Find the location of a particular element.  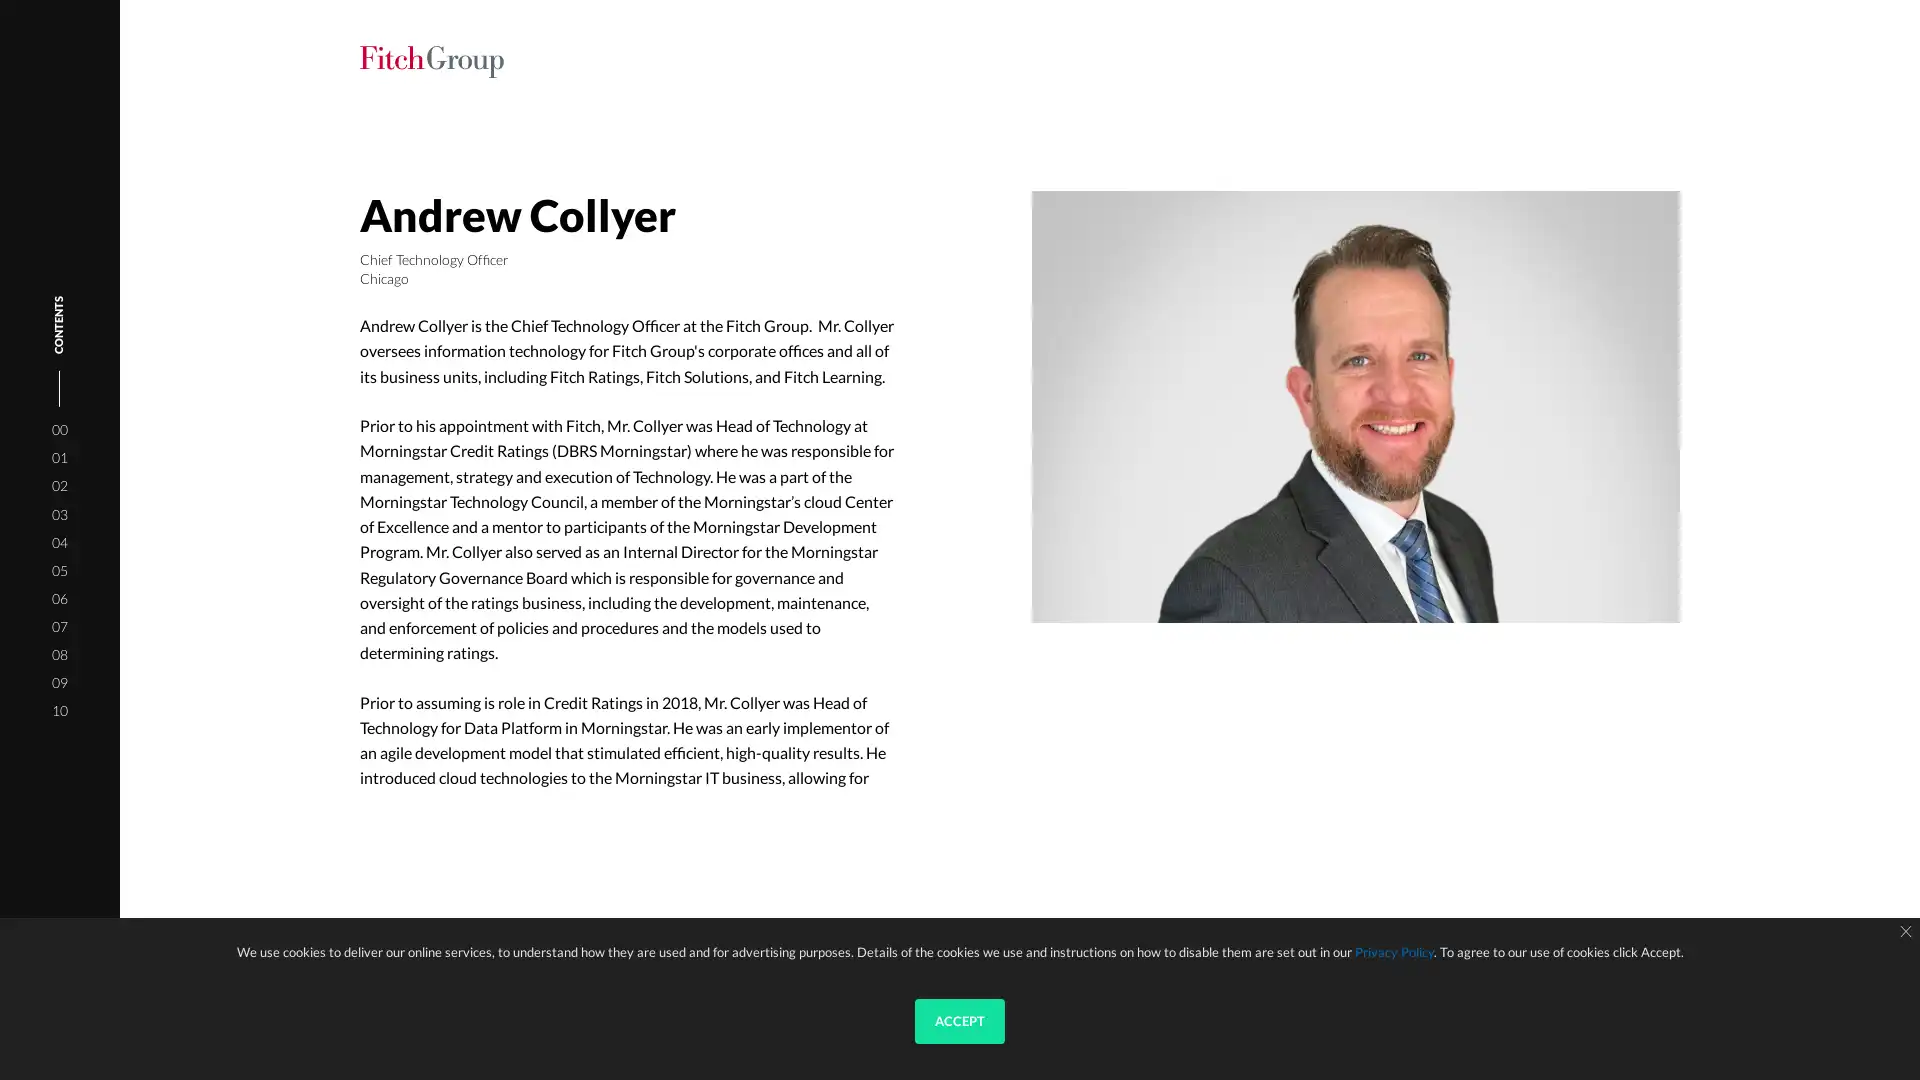

close dialog is located at coordinates (1904, 932).